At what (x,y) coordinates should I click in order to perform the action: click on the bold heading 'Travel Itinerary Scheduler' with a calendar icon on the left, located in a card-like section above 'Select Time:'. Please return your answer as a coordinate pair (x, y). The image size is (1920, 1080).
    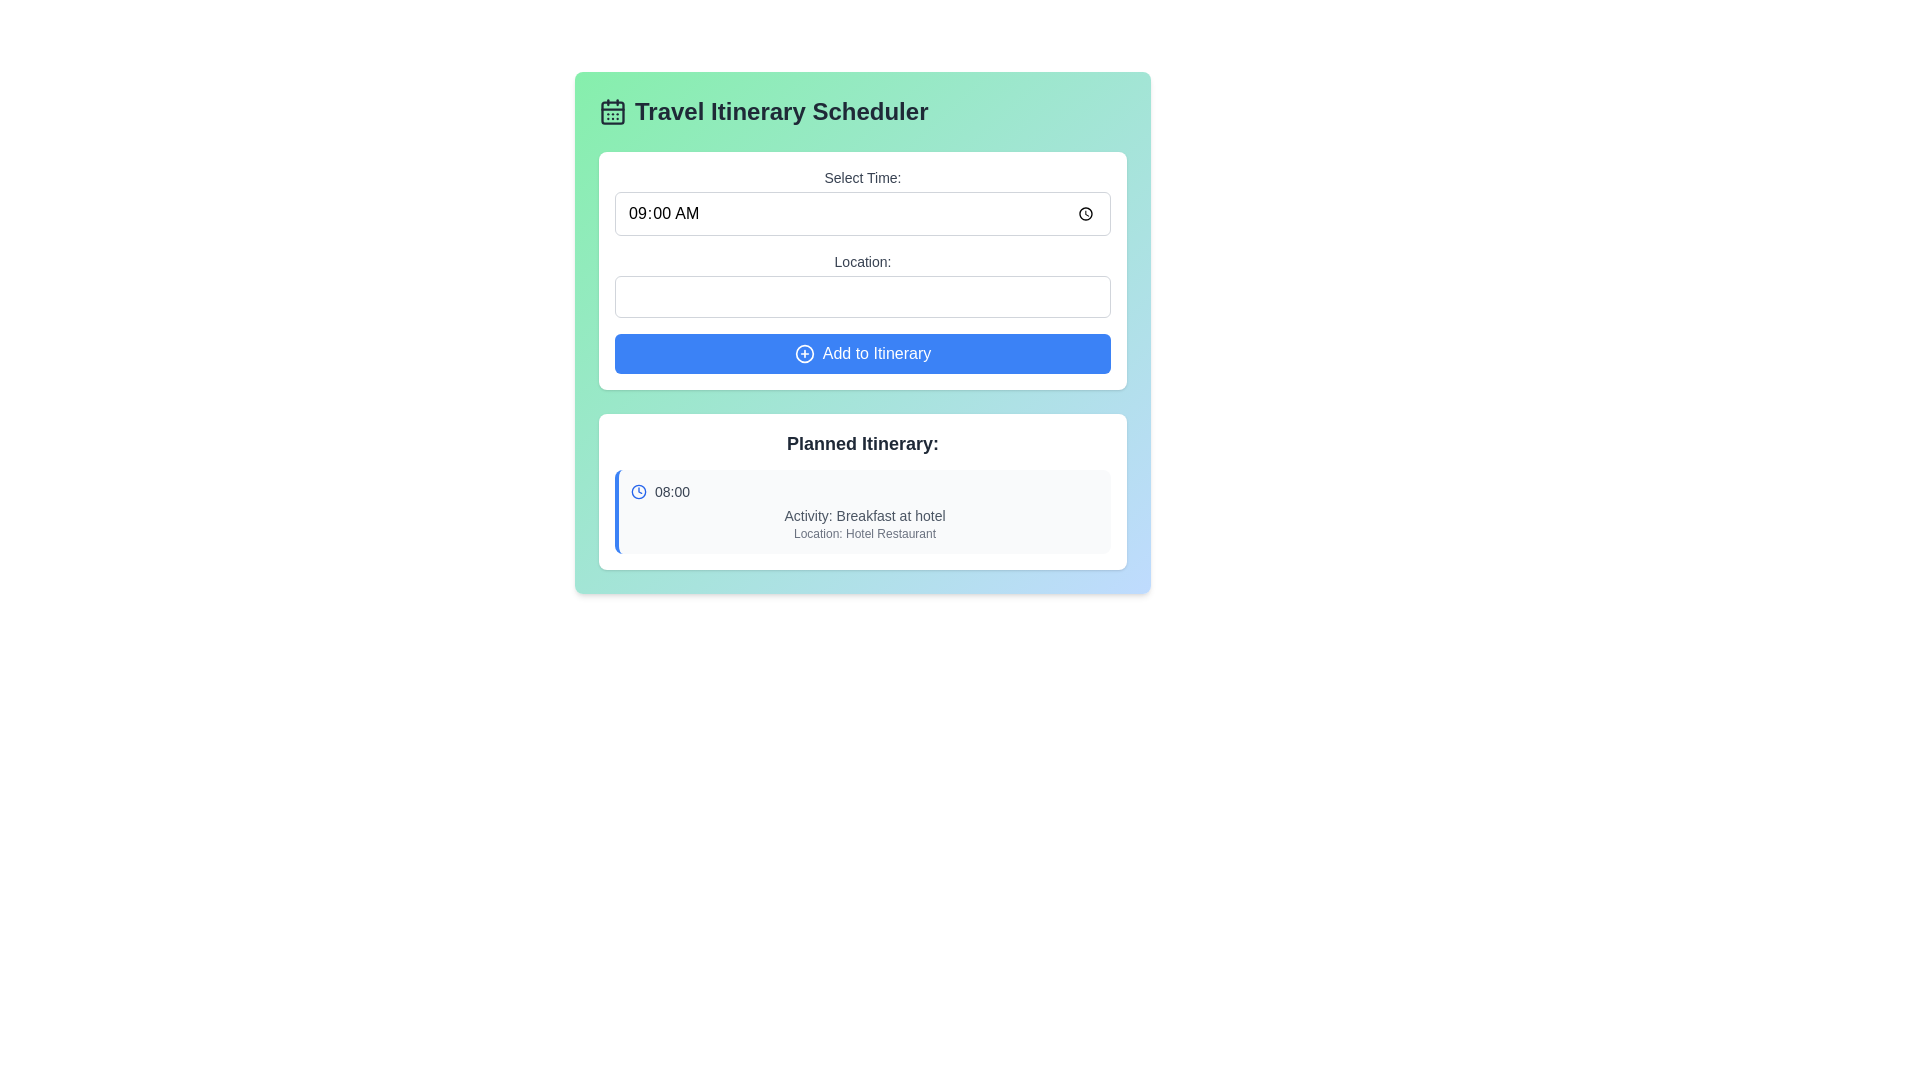
    Looking at the image, I should click on (863, 111).